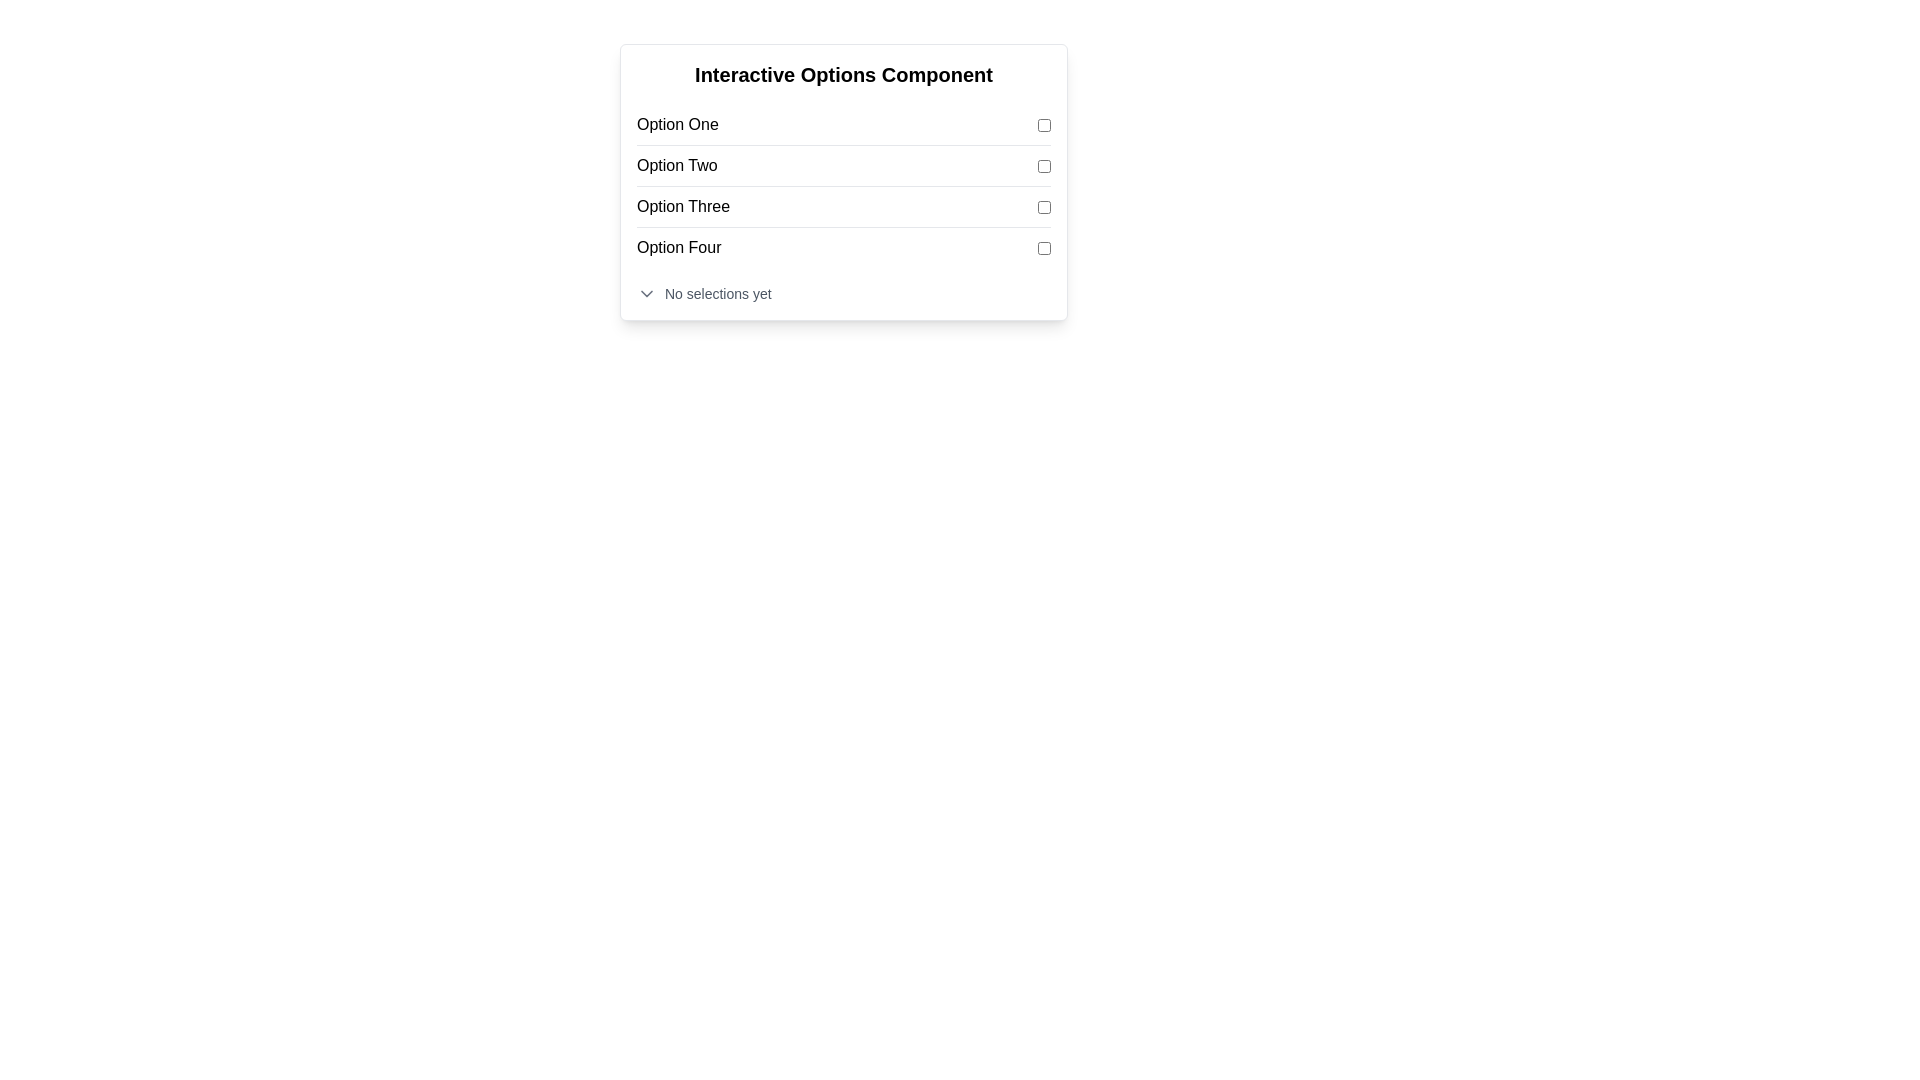  Describe the element at coordinates (679, 246) in the screenshot. I see `the label describing the fourth option in the options list, which is positioned to the left of a checkbox` at that location.